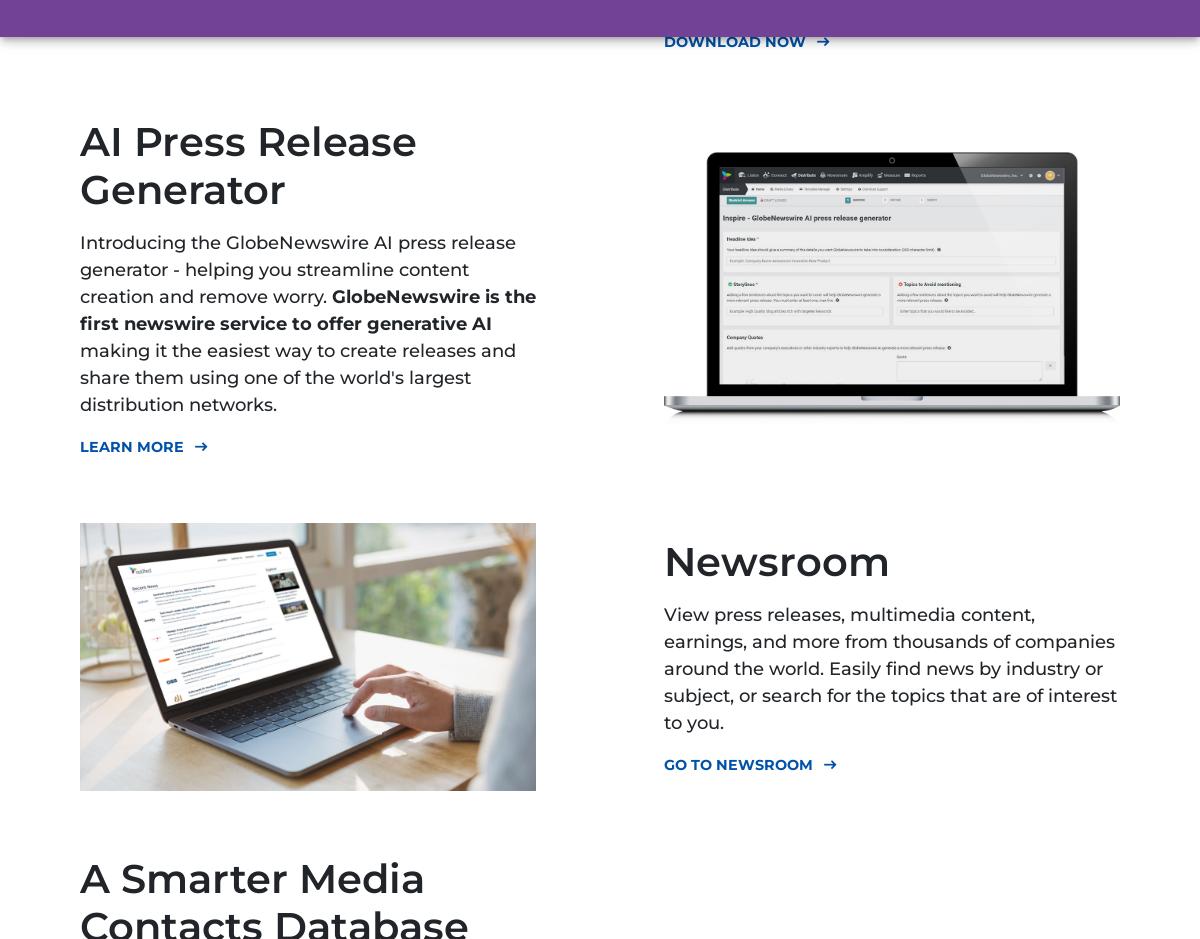 This screenshot has width=1200, height=939. I want to click on 'Newsroom', so click(776, 559).